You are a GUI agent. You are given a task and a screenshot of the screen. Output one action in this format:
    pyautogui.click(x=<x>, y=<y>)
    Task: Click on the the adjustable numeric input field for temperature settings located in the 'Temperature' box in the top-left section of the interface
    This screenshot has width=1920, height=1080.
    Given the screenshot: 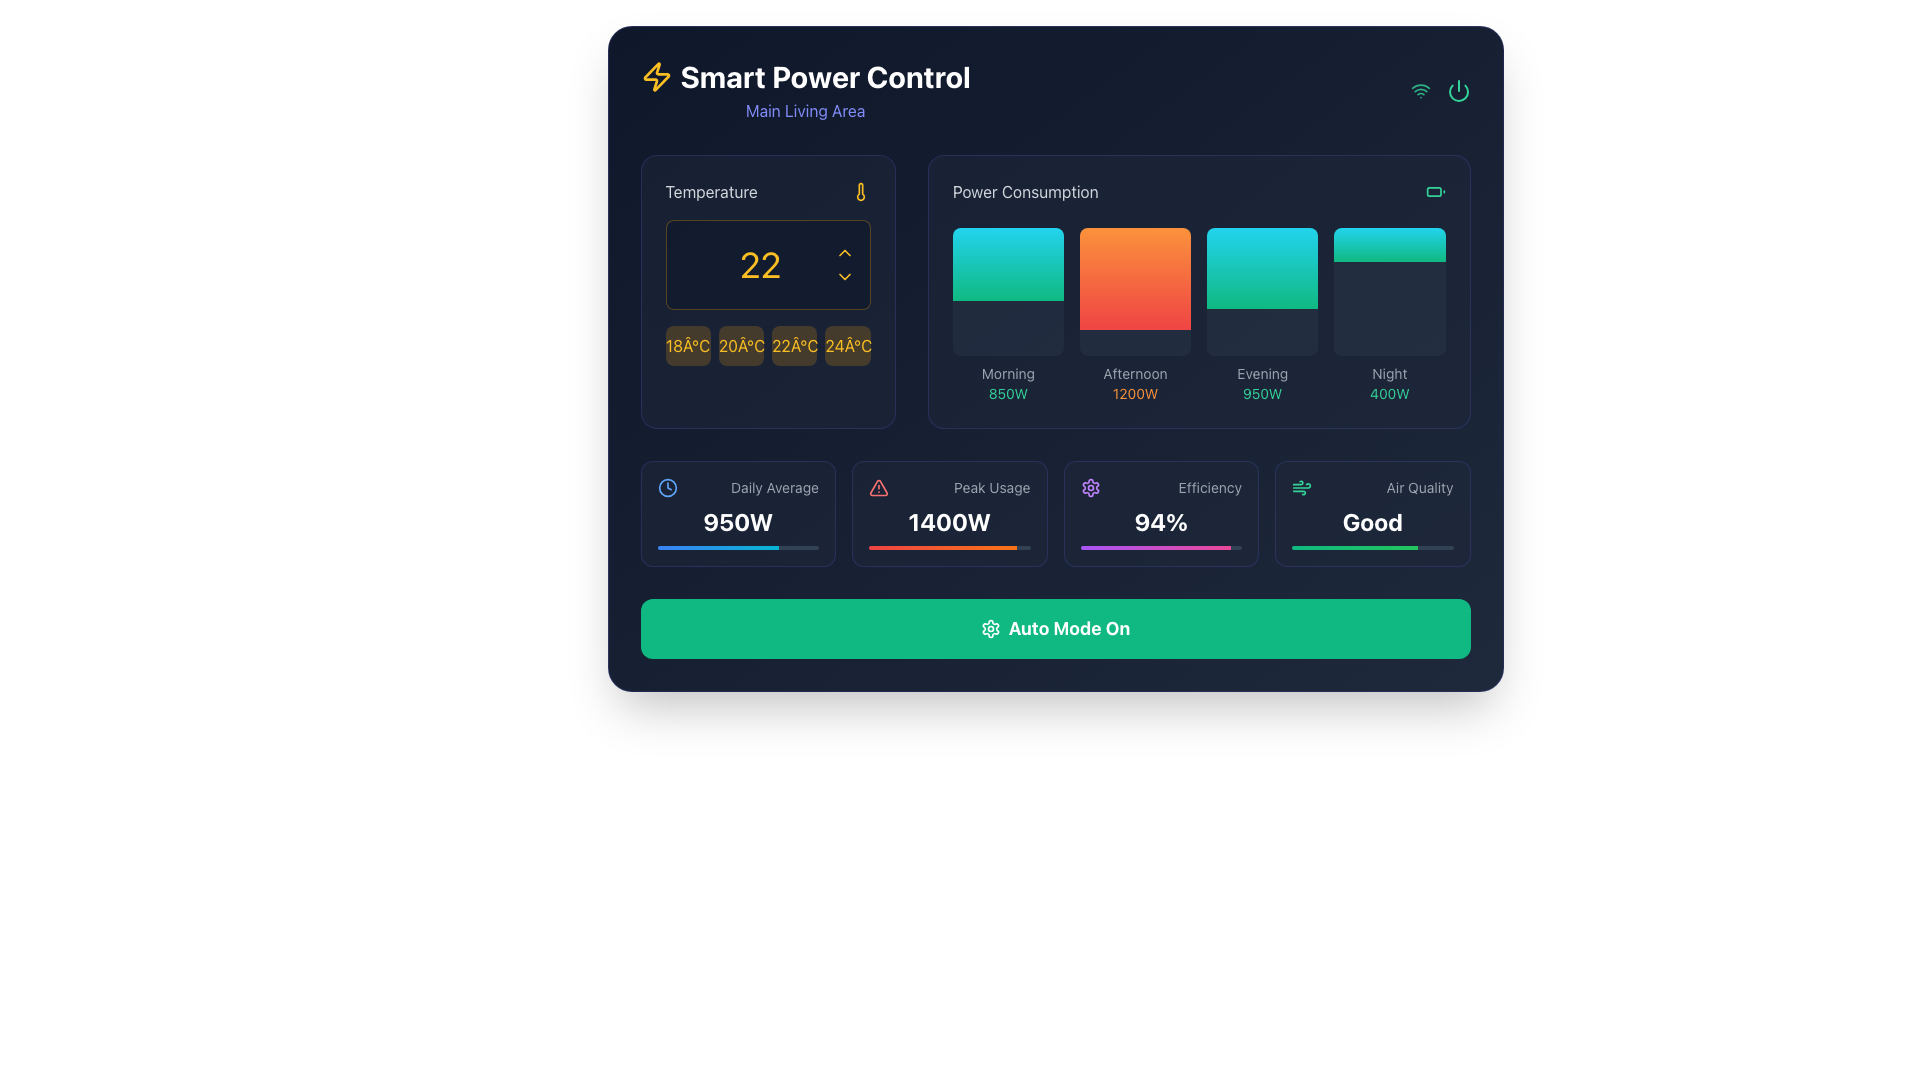 What is the action you would take?
    pyautogui.click(x=767, y=264)
    